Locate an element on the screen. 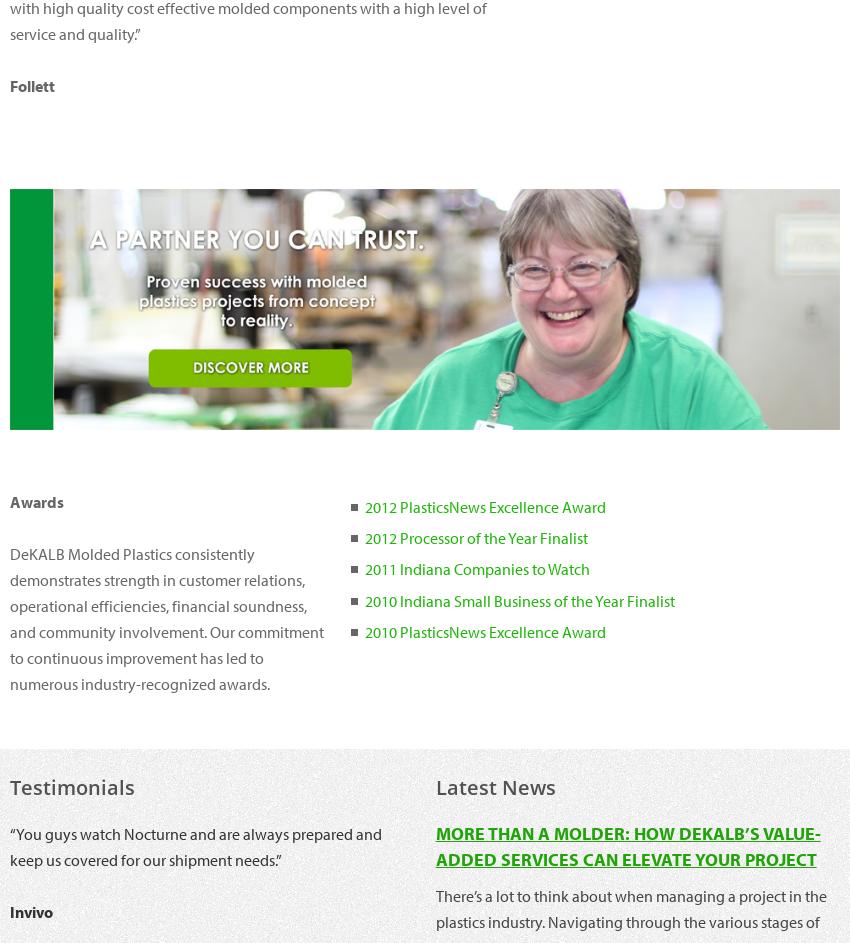 Image resolution: width=850 pixels, height=943 pixels. 'More than a Molder: How DeKALB’s Value-Added Services Can Elevate Your Project' is located at coordinates (626, 845).